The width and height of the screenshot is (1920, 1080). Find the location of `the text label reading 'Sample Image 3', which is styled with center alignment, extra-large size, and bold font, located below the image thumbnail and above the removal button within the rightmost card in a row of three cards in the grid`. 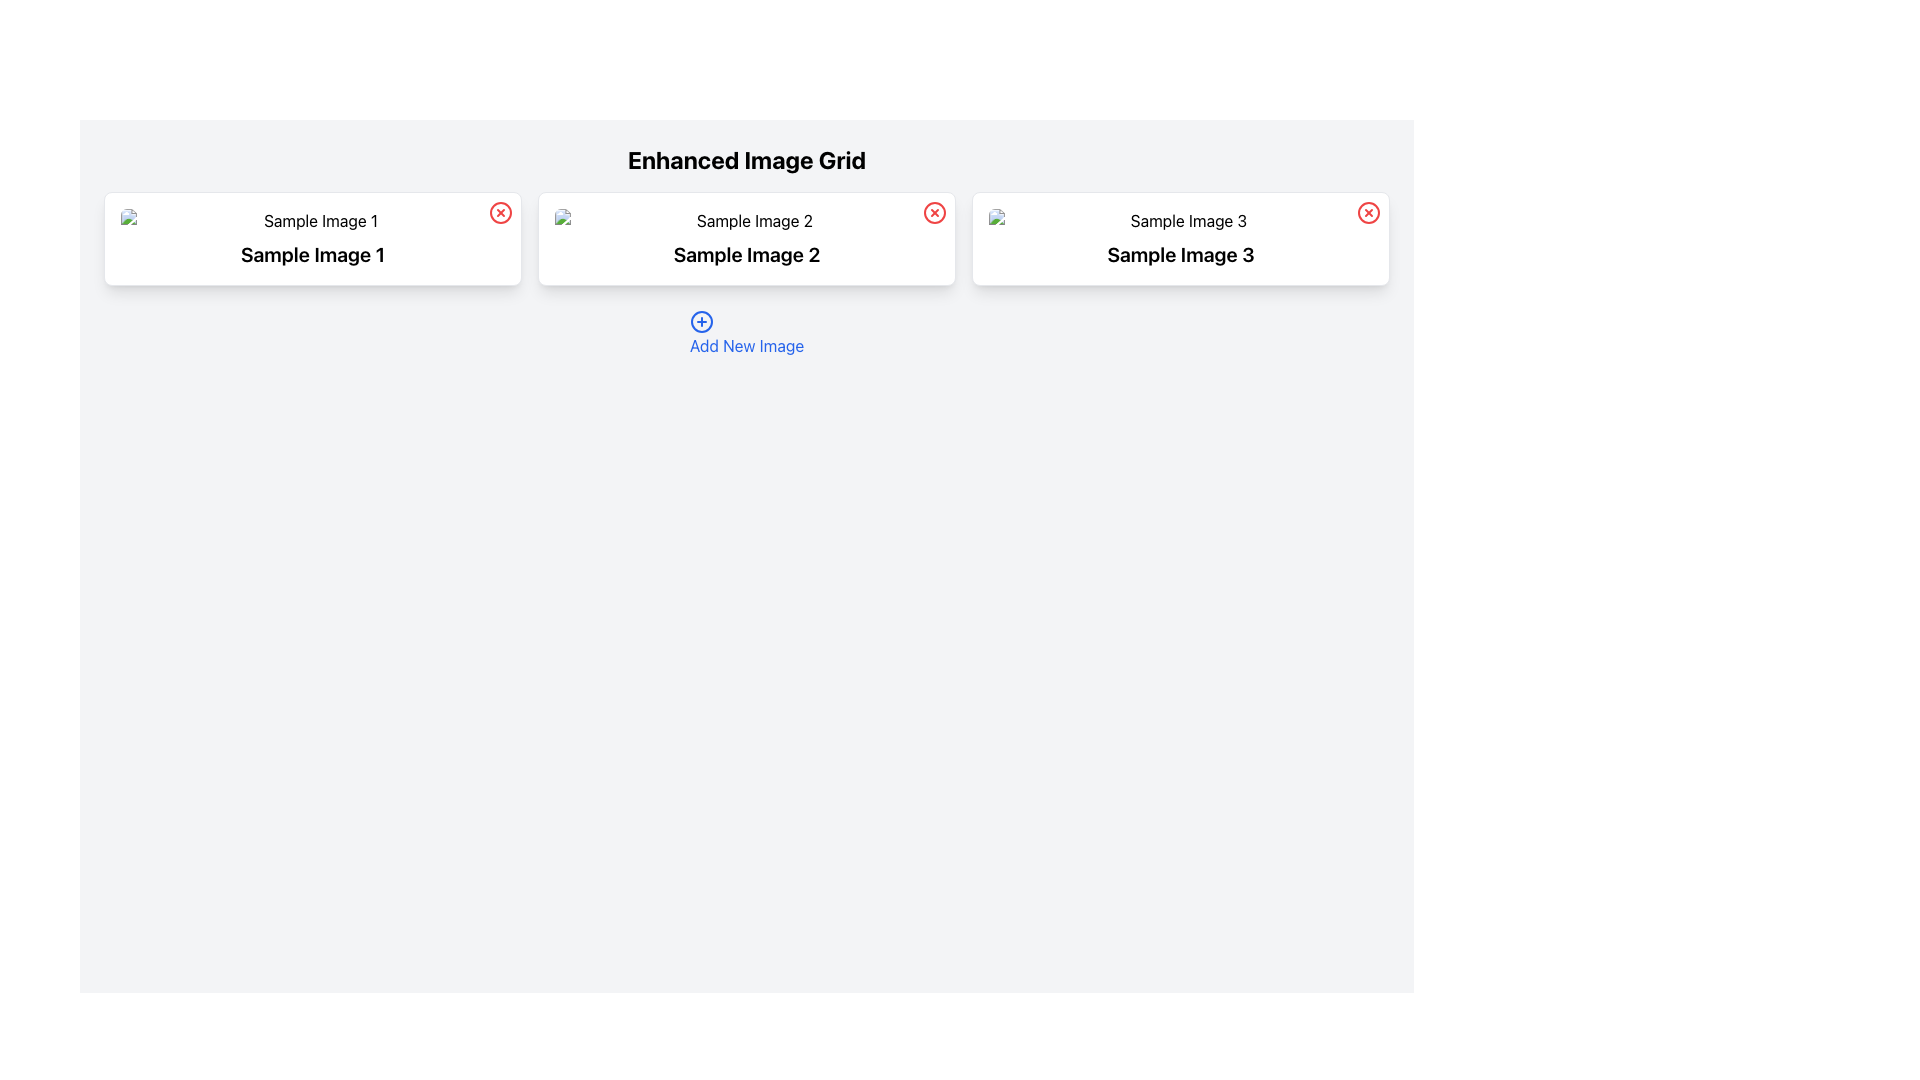

the text label reading 'Sample Image 3', which is styled with center alignment, extra-large size, and bold font, located below the image thumbnail and above the removal button within the rightmost card in a row of three cards in the grid is located at coordinates (1180, 253).